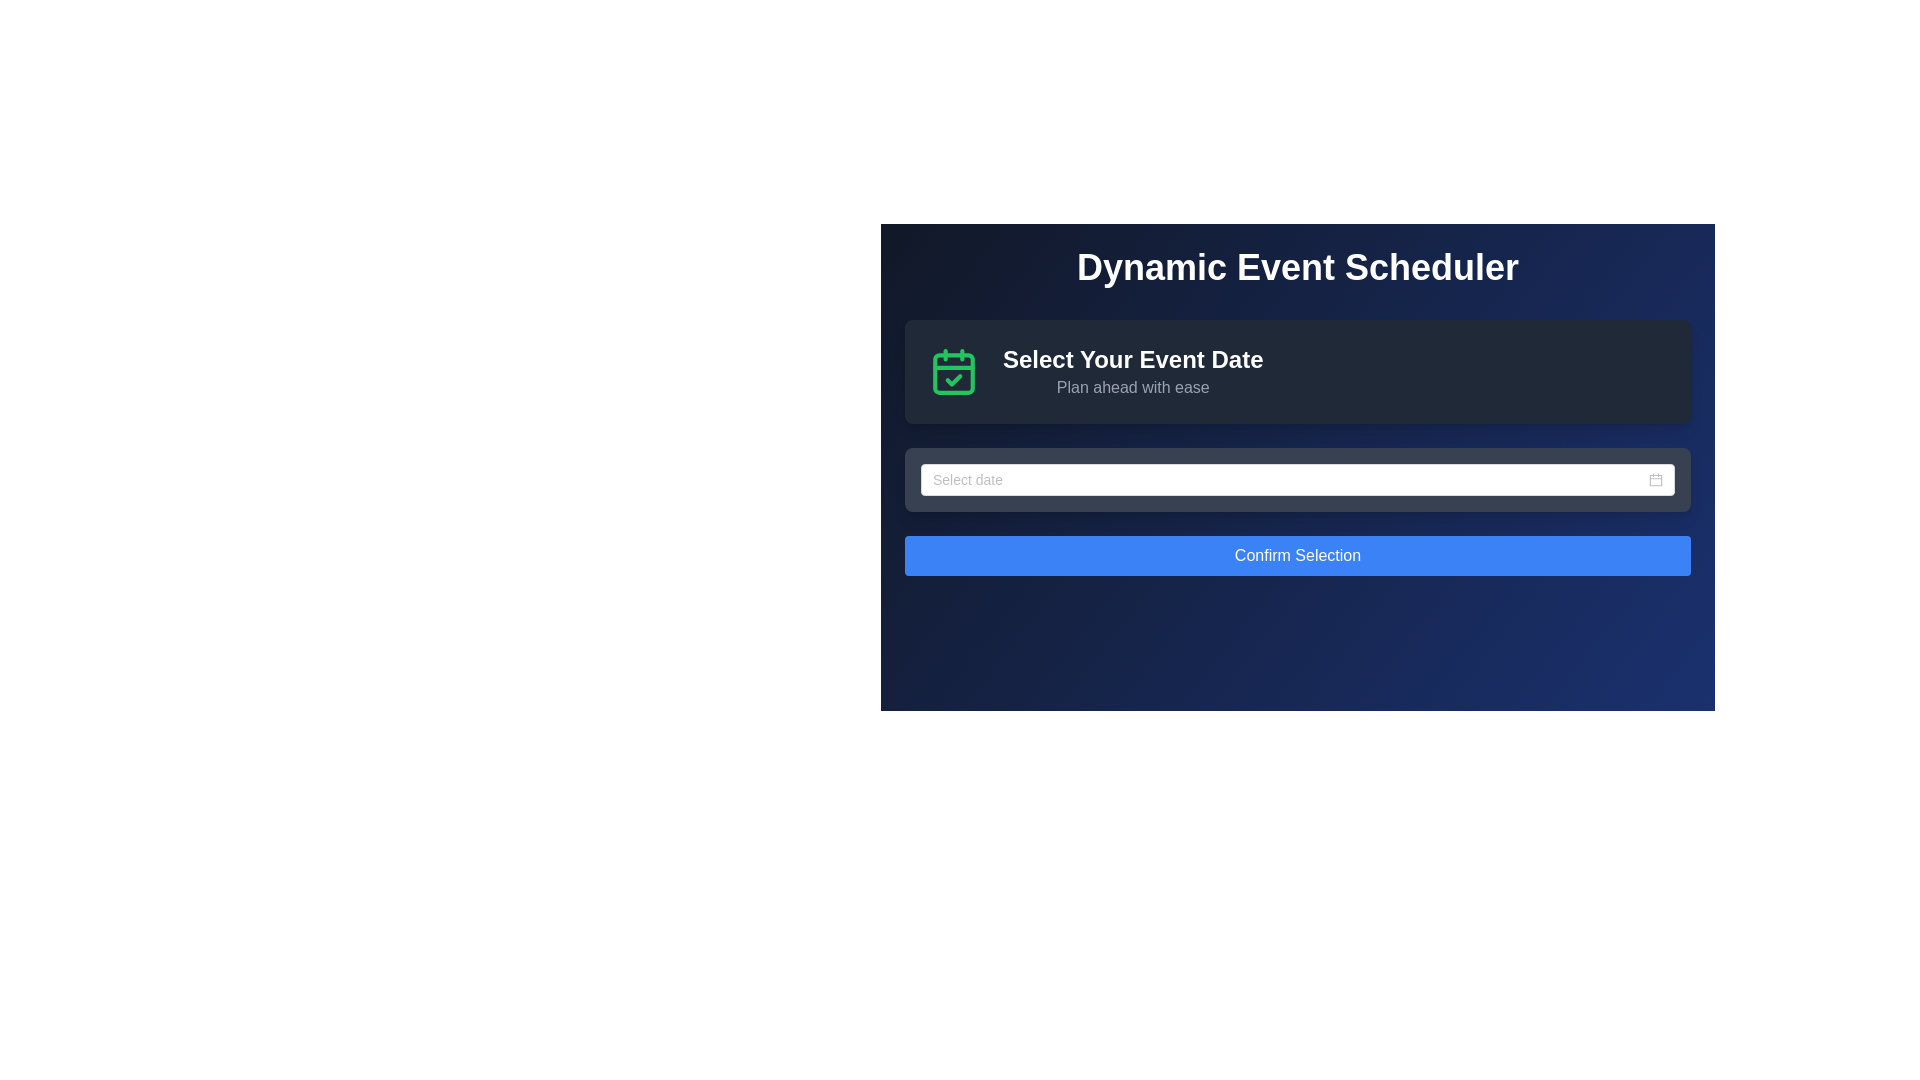  What do you see at coordinates (1133, 388) in the screenshot?
I see `the static text label that reads 'Plan ahead with ease', which is located directly beneath the main title 'Select Your Event Date'` at bounding box center [1133, 388].